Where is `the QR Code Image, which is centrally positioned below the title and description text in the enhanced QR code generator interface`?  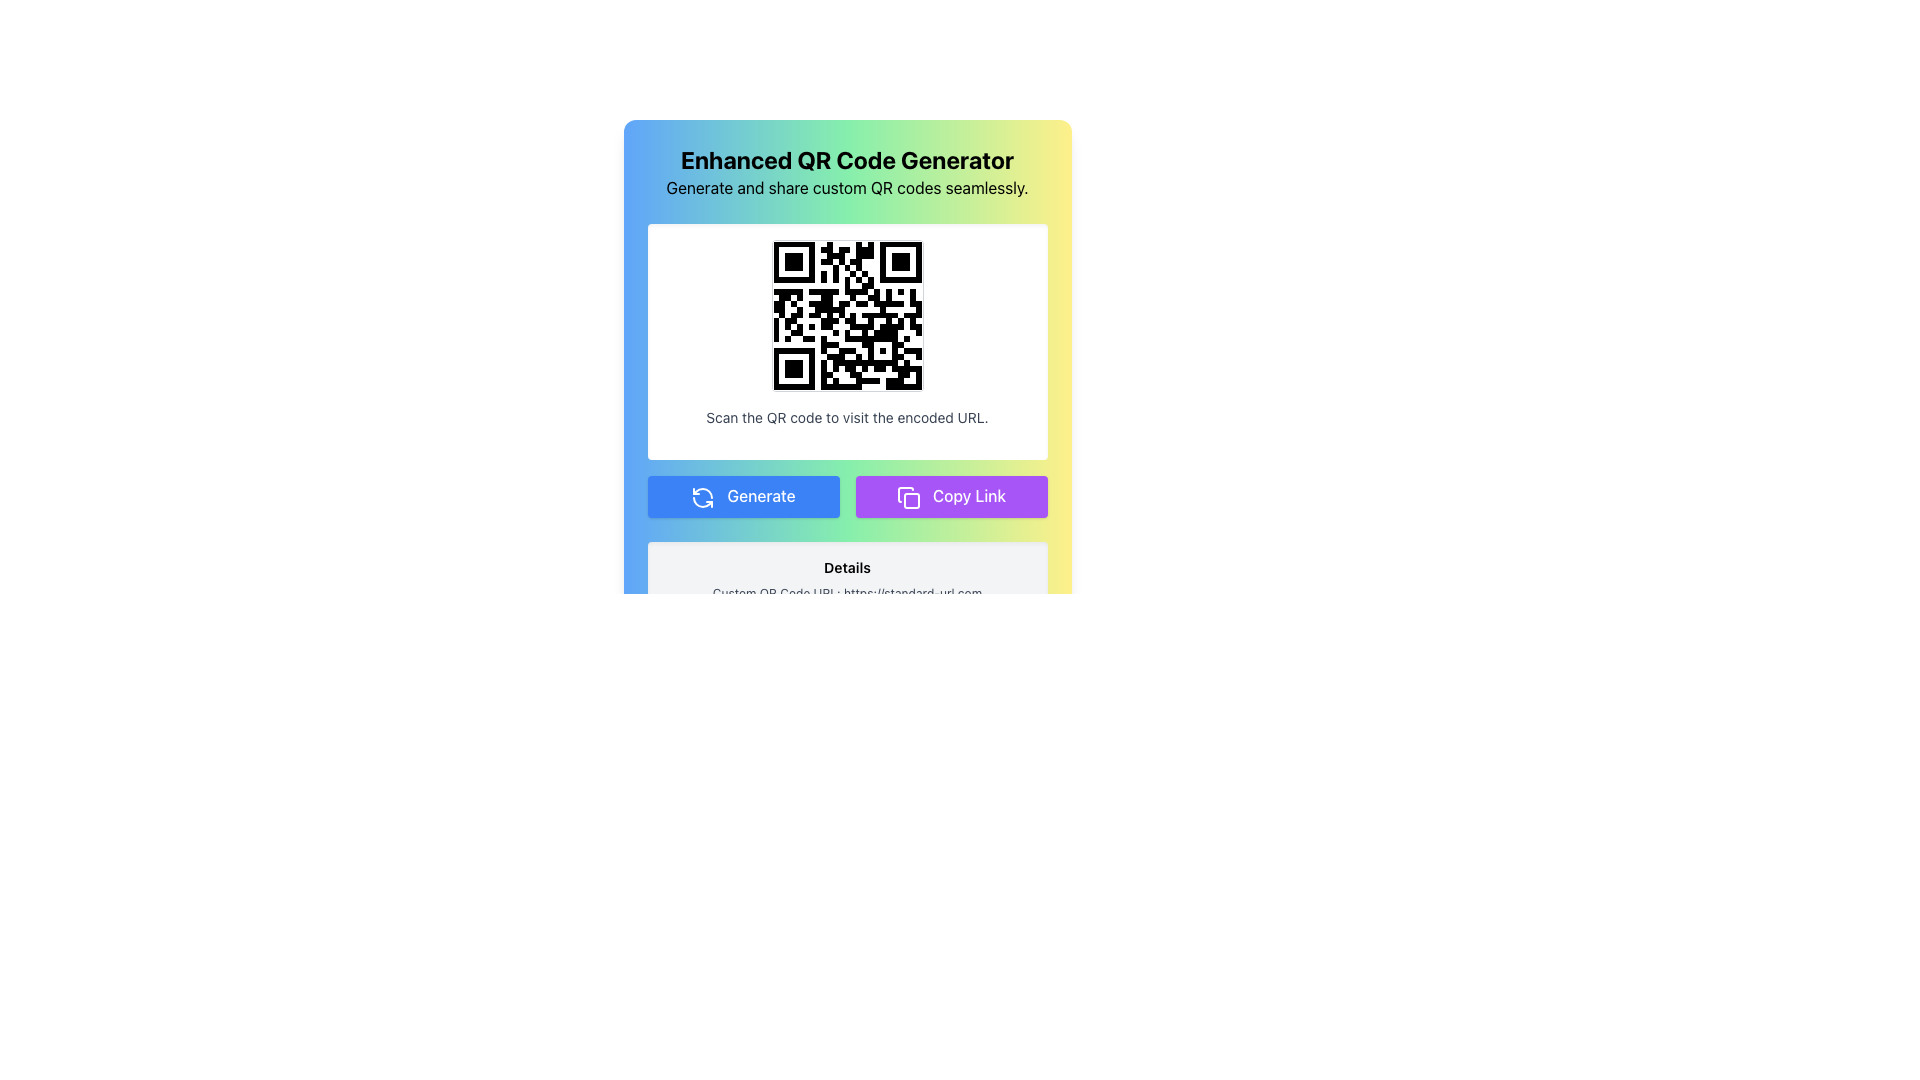
the QR Code Image, which is centrally positioned below the title and description text in the enhanced QR code generator interface is located at coordinates (847, 323).